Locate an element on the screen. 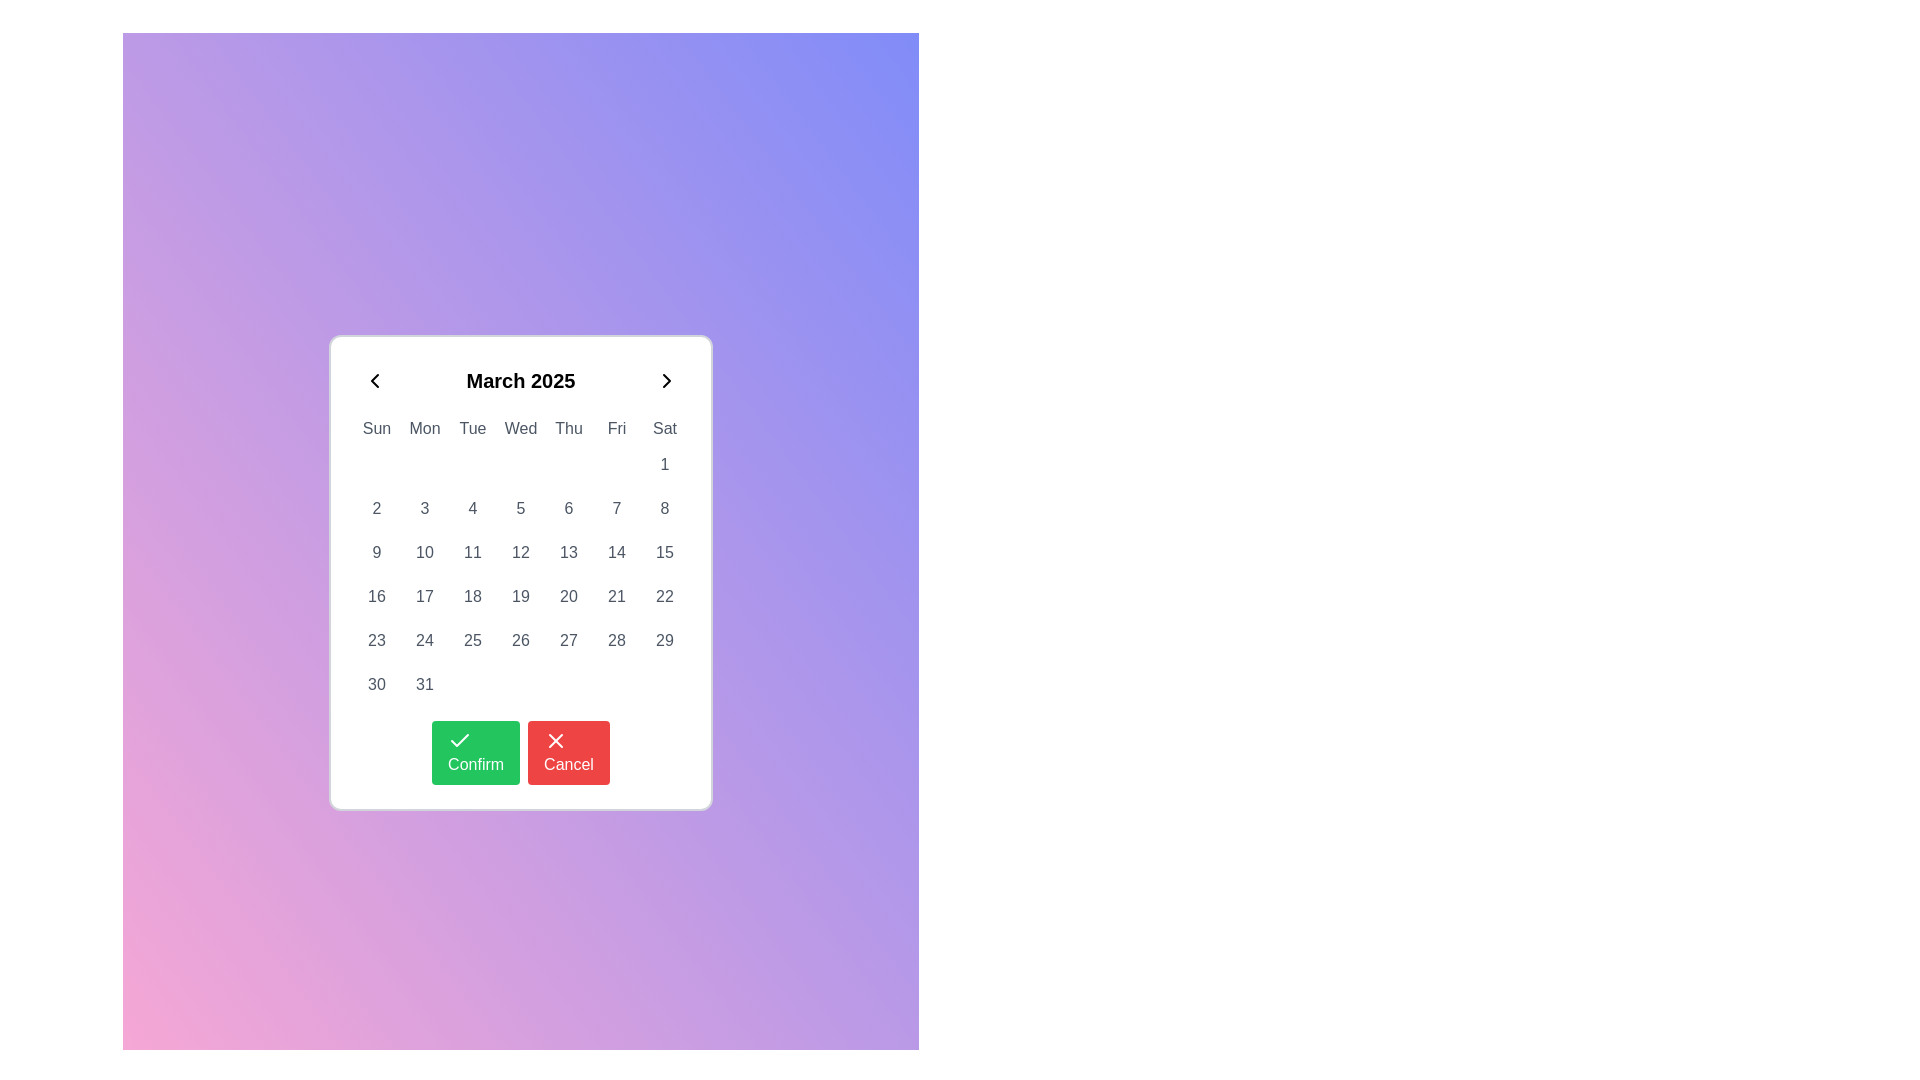 The height and width of the screenshot is (1080, 1920). the button displaying the number '15' is located at coordinates (665, 552).